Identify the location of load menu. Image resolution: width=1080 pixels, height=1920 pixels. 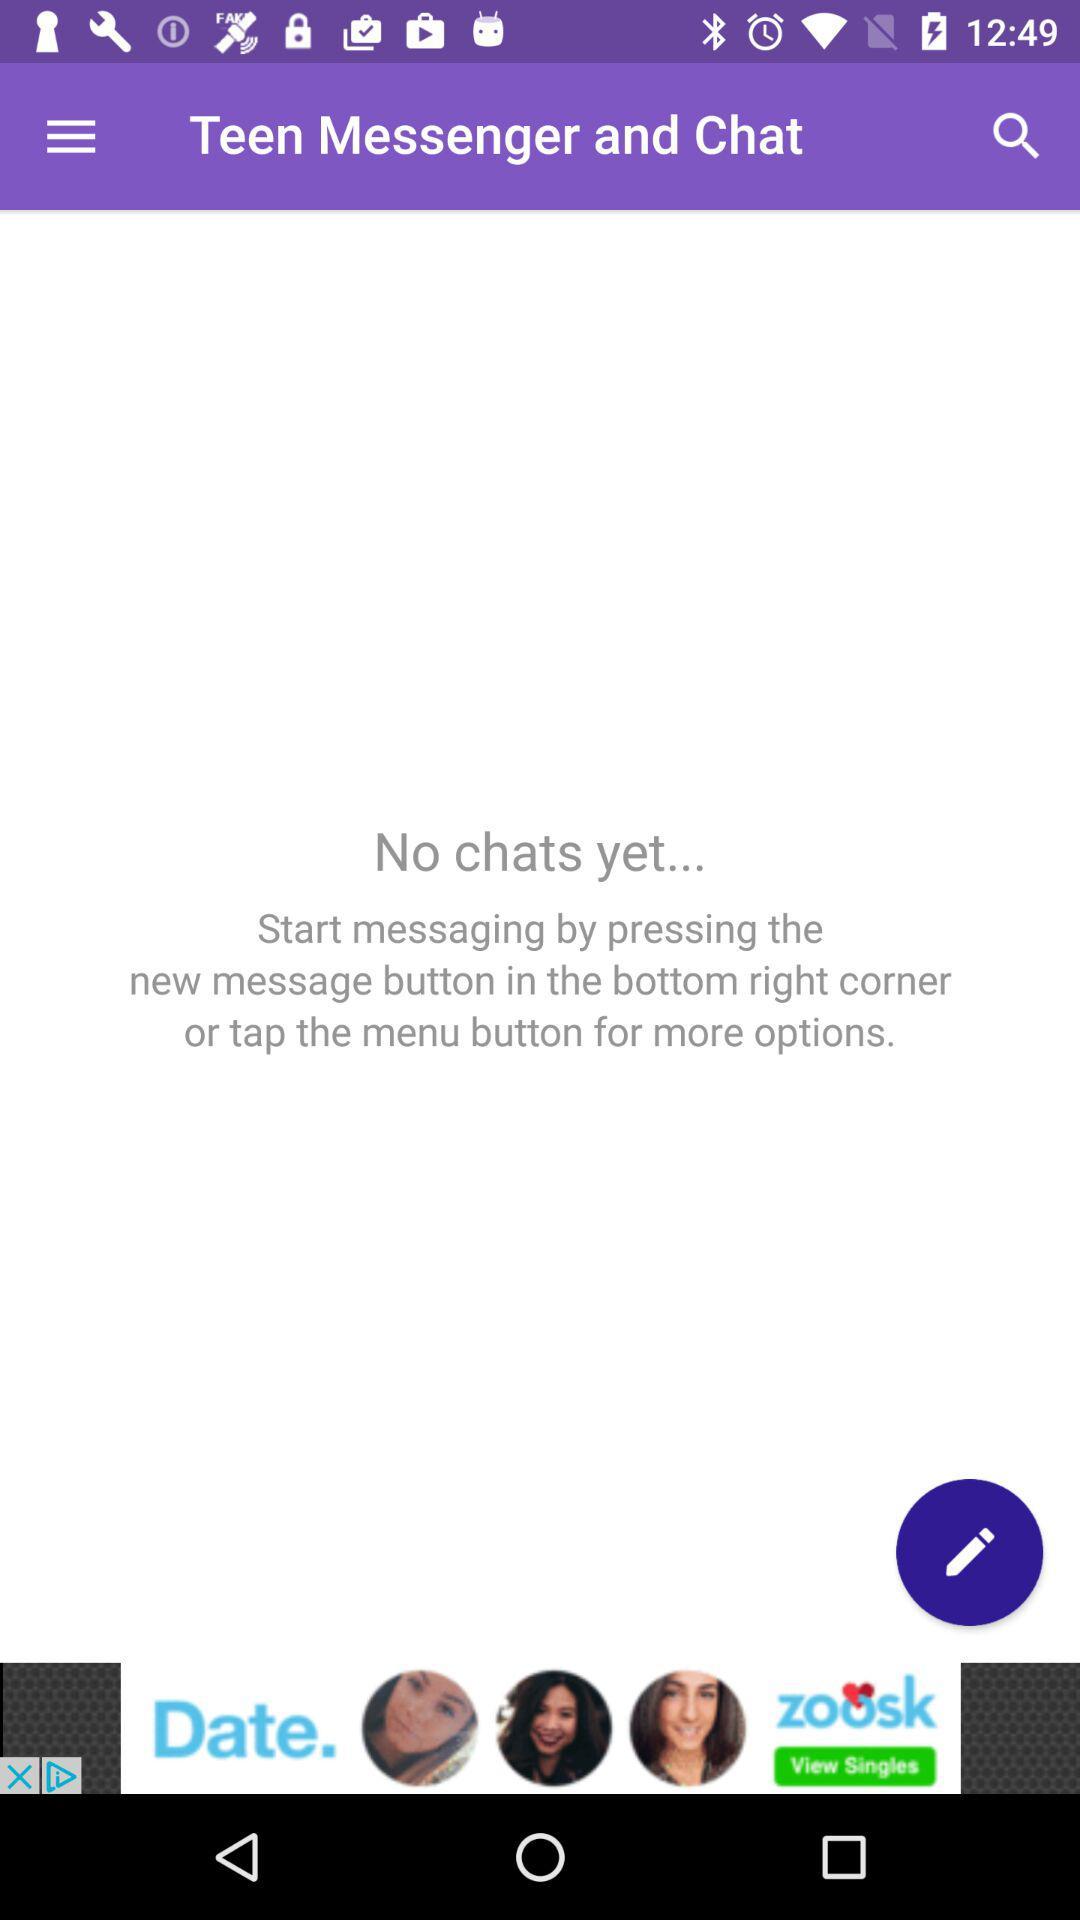
(69, 135).